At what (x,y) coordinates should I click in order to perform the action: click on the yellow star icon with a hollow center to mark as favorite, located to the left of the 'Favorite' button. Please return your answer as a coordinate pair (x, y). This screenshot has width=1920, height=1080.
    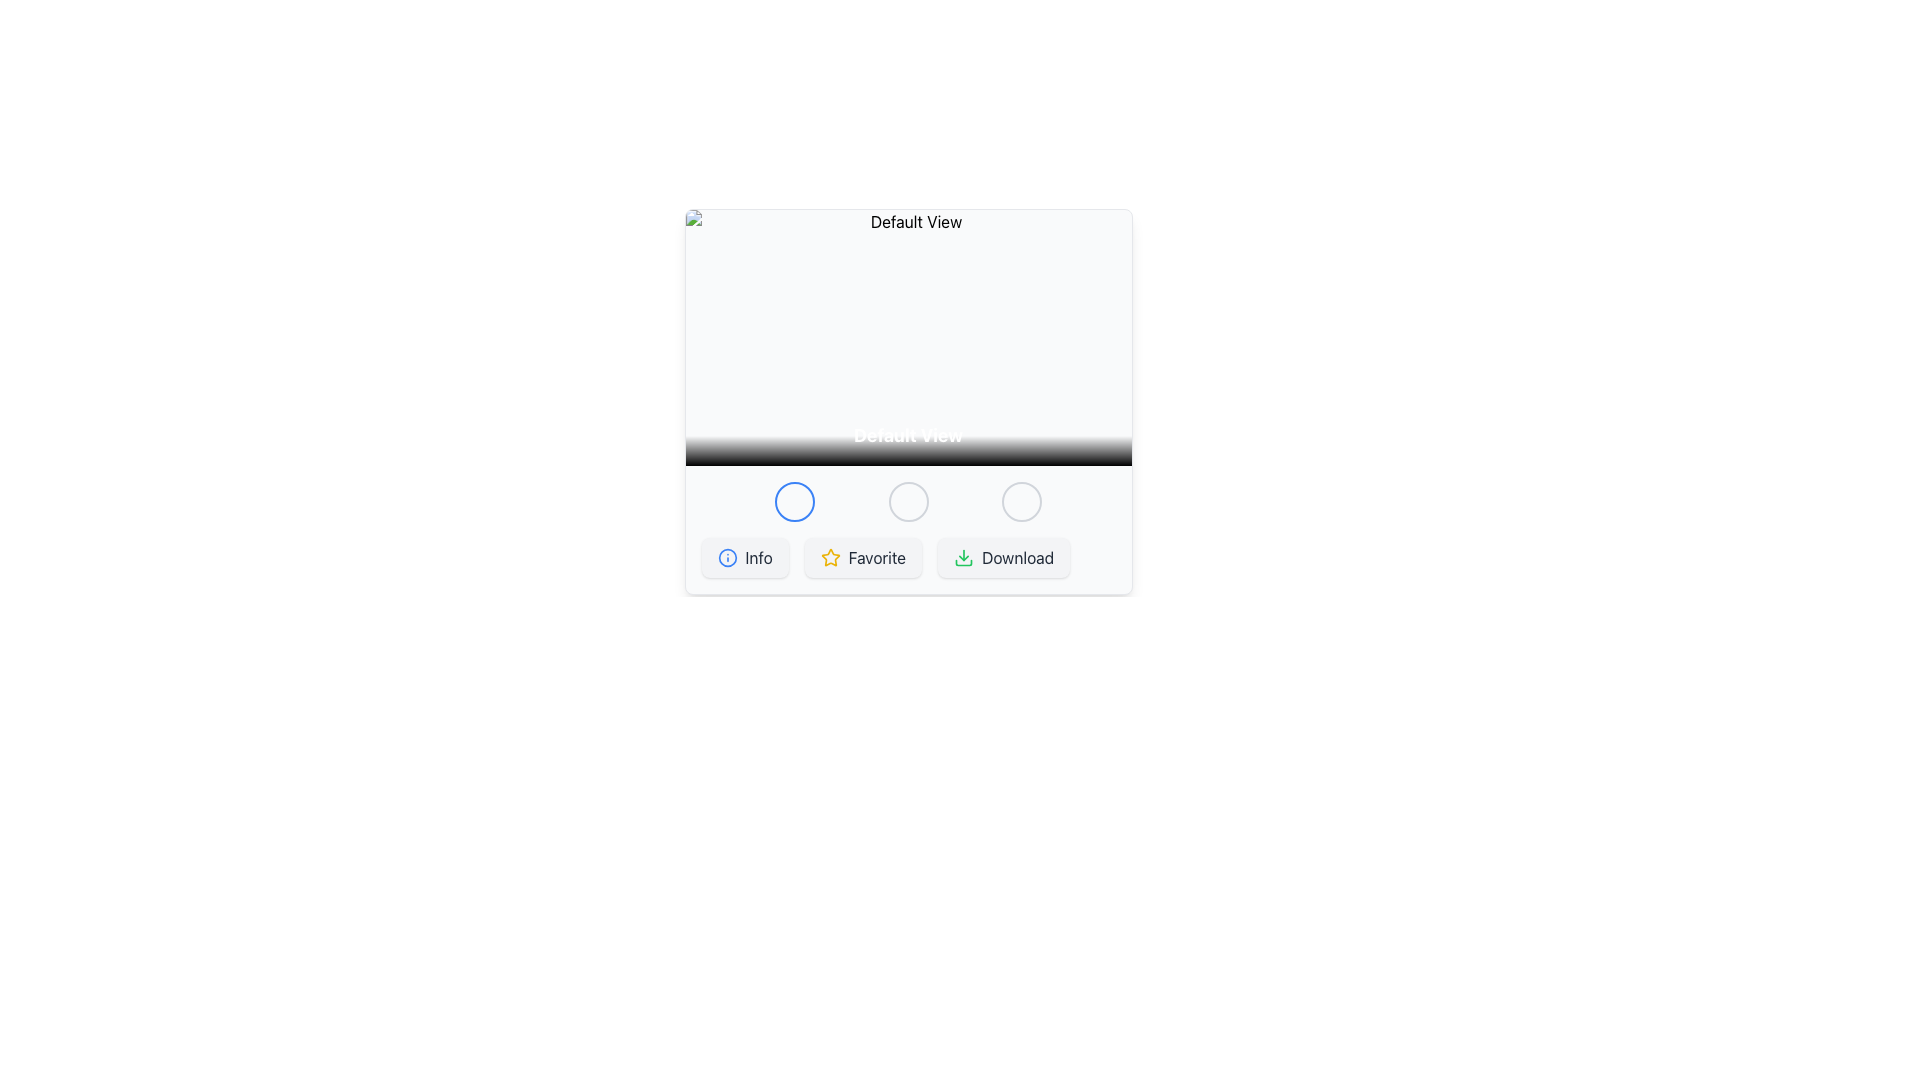
    Looking at the image, I should click on (830, 557).